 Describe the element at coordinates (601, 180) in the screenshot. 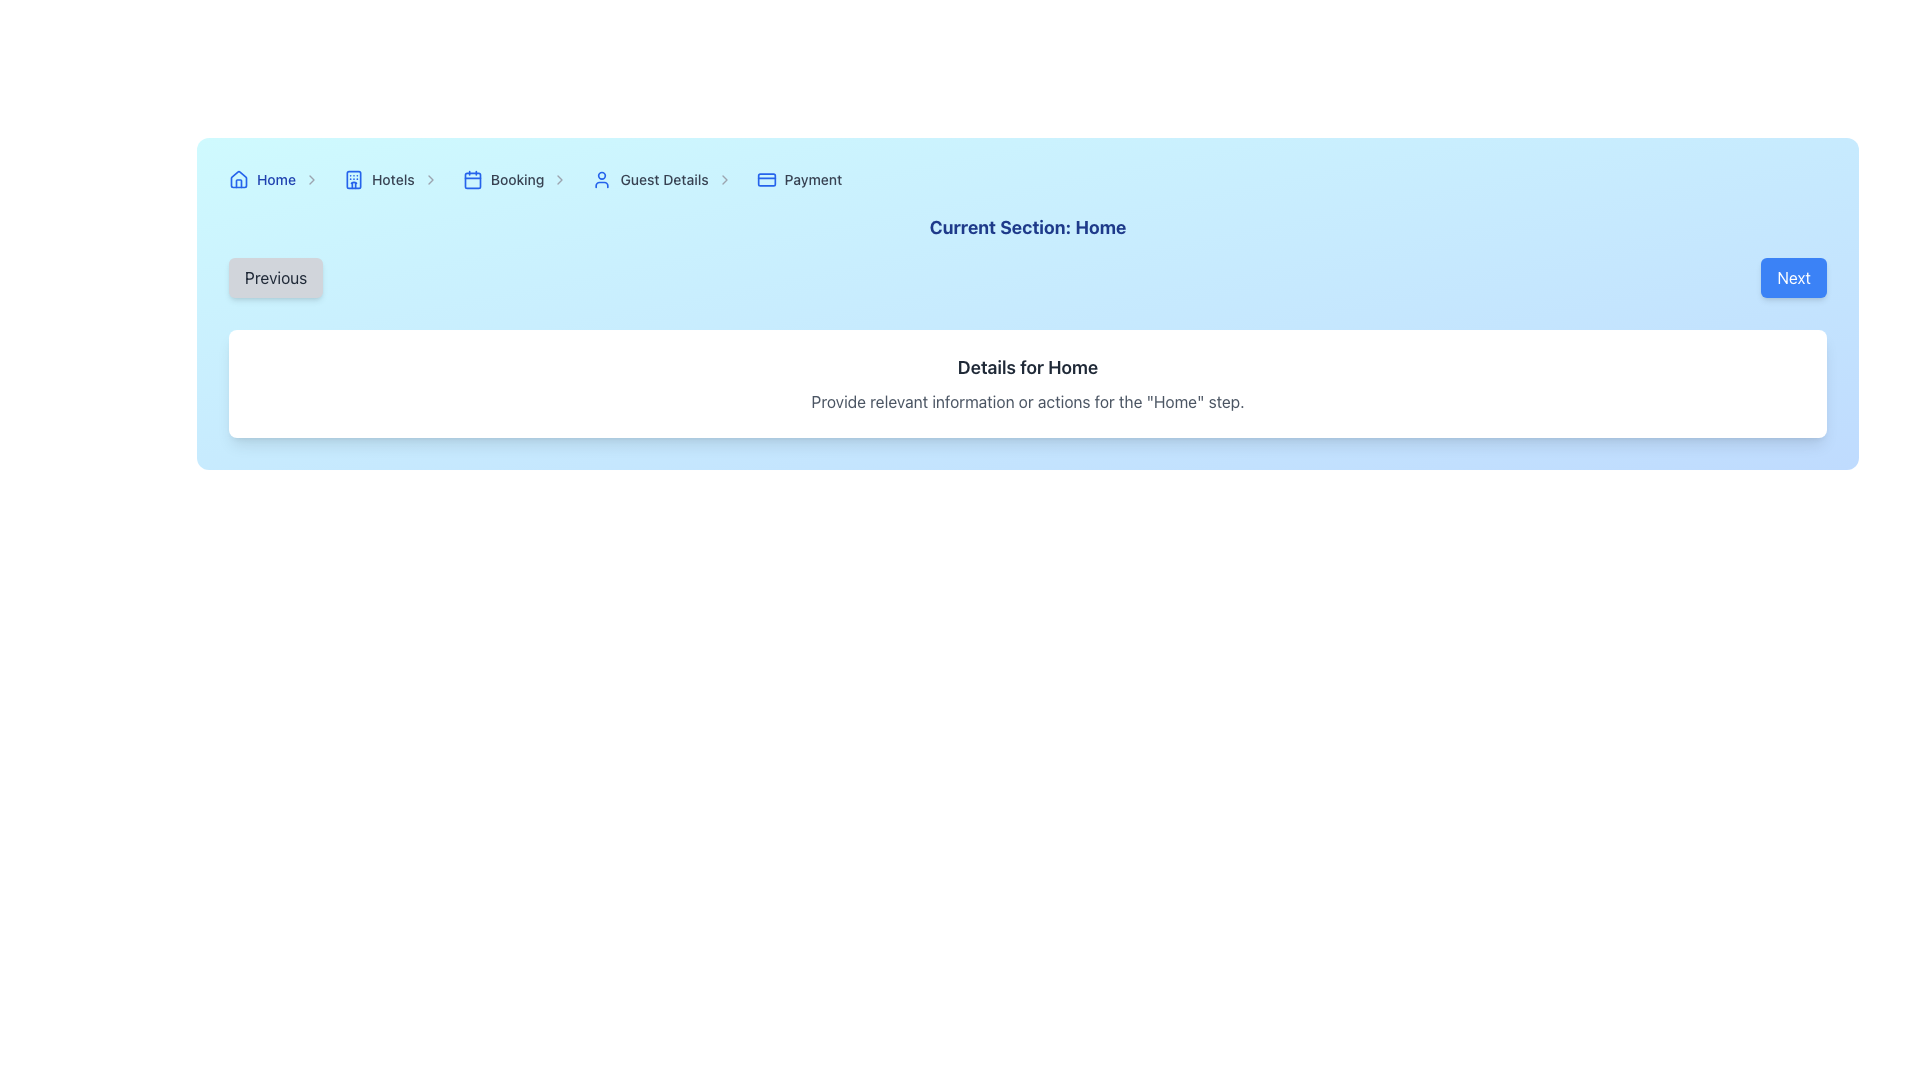

I see `the user icon, which is a small blue silhouette located to the left of the 'Guest Details' text in the breadcrumb navigation bar` at that location.